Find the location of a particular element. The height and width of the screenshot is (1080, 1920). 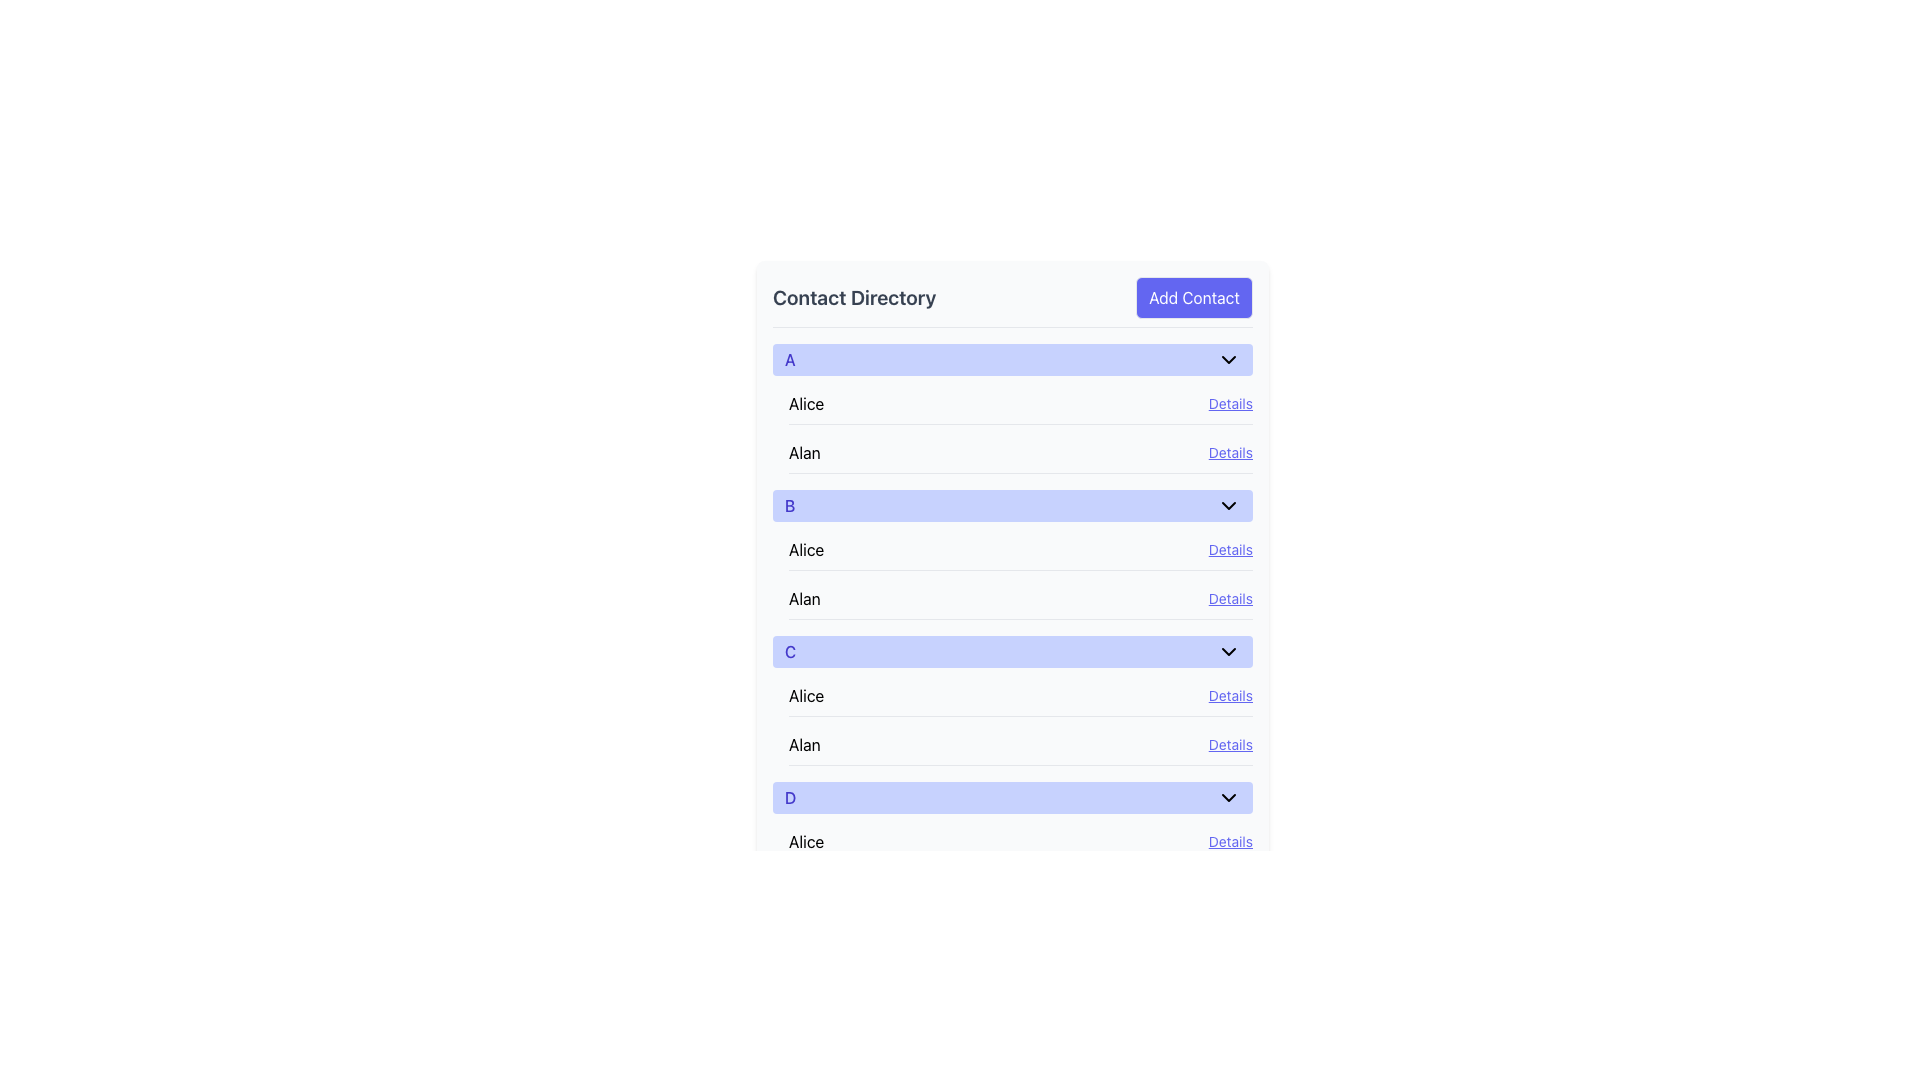

the section header label that groups items starting with the letter 'B', located near the left side of a light indigo-colored bar between bars labeled 'A' and 'C' is located at coordinates (789, 504).